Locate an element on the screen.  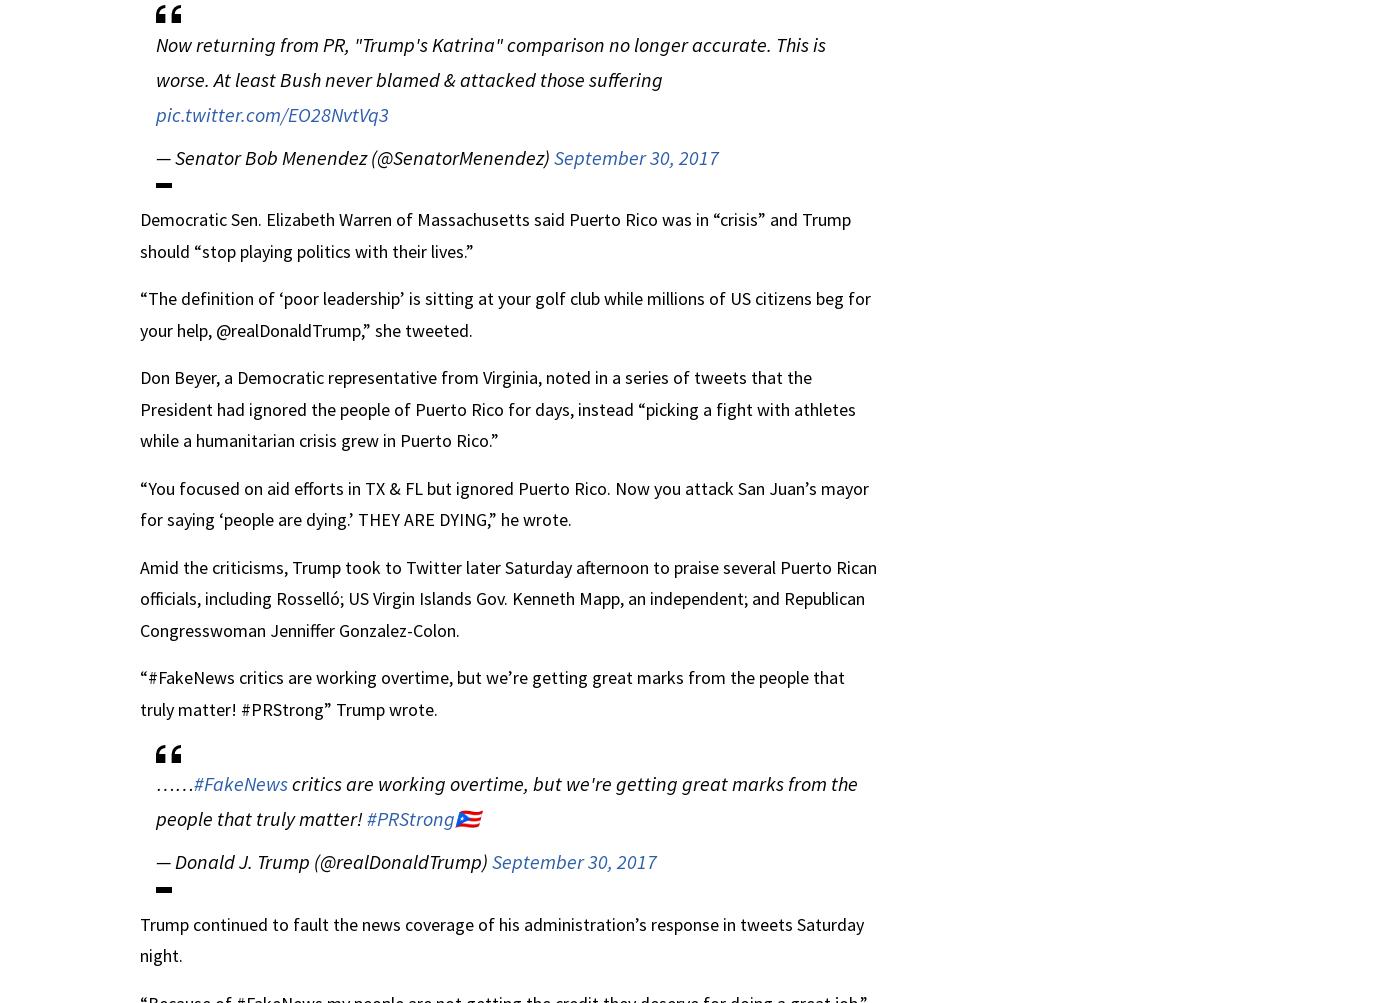
'— Donald J. Trump (@realDonaldTrump)' is located at coordinates (323, 861).